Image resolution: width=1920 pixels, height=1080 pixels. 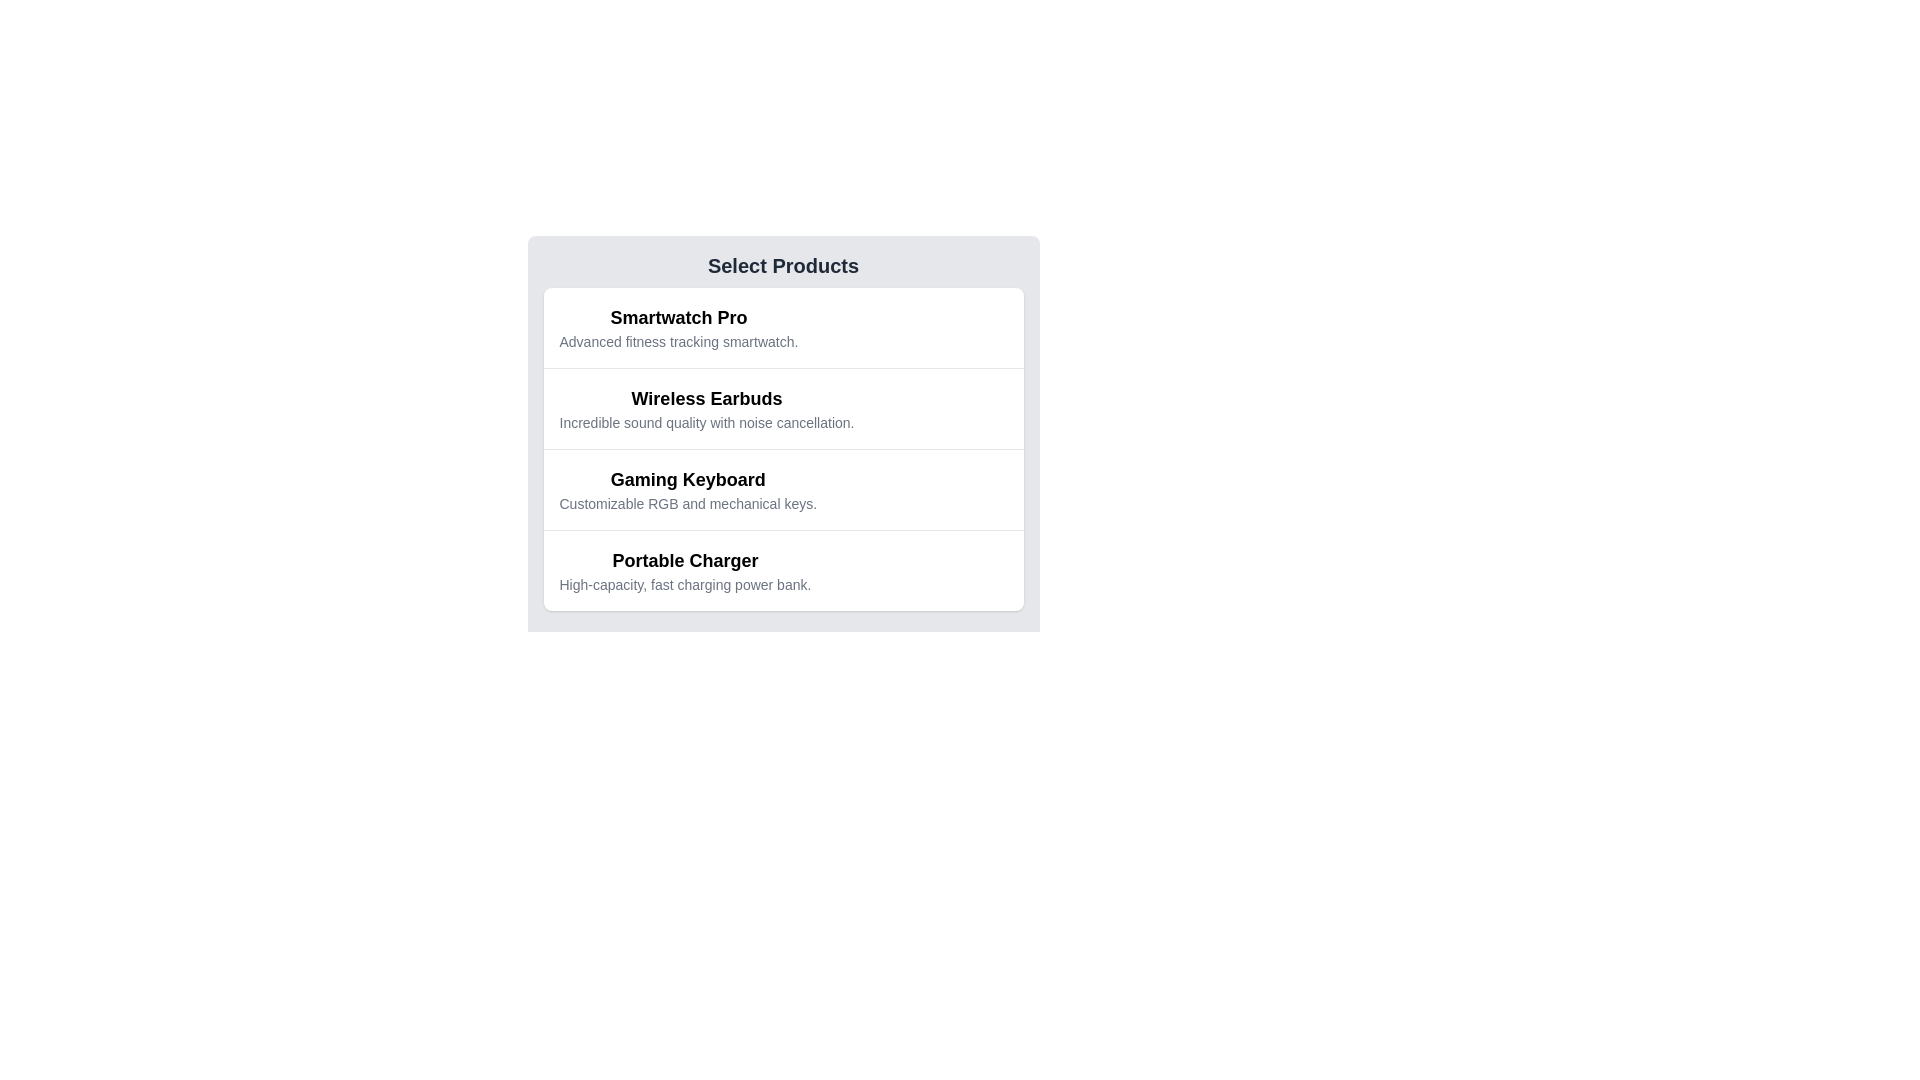 What do you see at coordinates (678, 316) in the screenshot?
I see `the text label for the product 'Smartwatch Pro' located at the top-left corner of the first product entry in the 'Select Products' list` at bounding box center [678, 316].